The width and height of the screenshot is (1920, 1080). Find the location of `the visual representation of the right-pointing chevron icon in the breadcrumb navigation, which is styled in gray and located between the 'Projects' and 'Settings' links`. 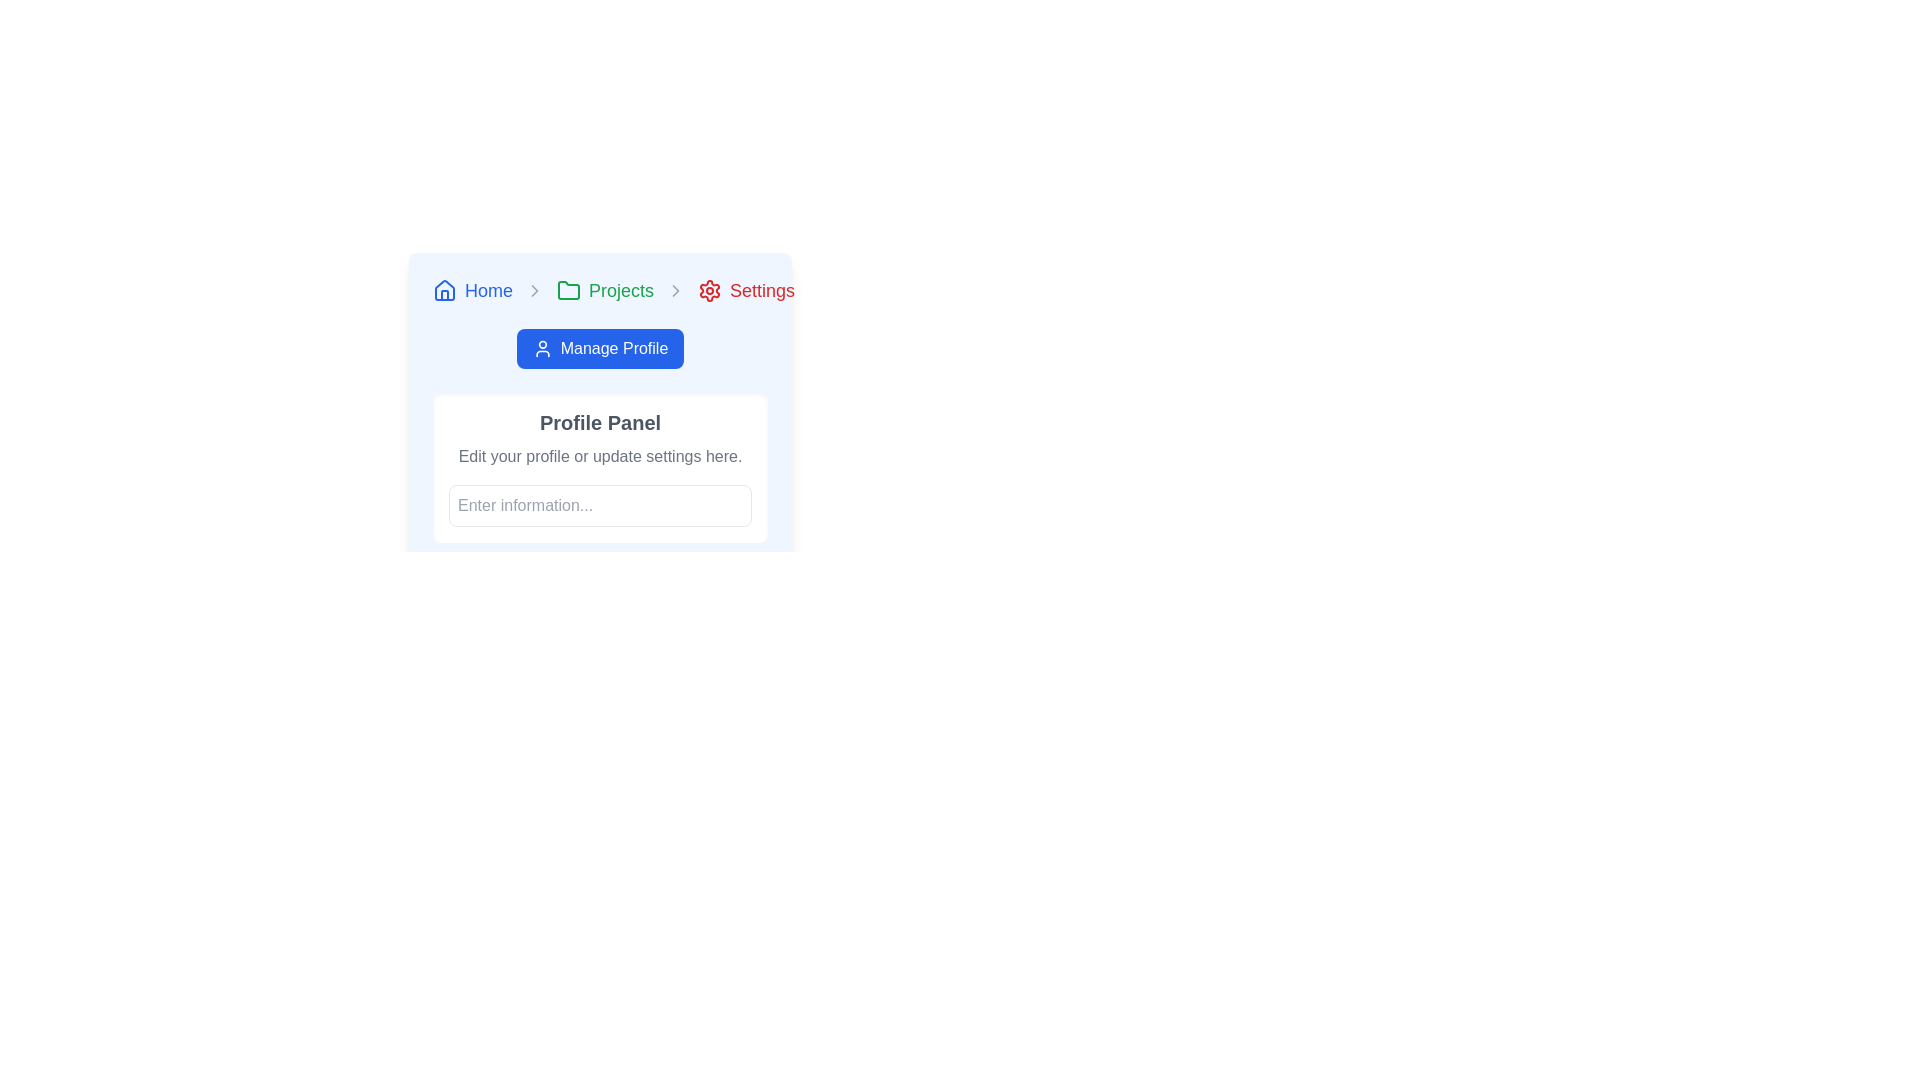

the visual representation of the right-pointing chevron icon in the breadcrumb navigation, which is styled in gray and located between the 'Projects' and 'Settings' links is located at coordinates (535, 290).